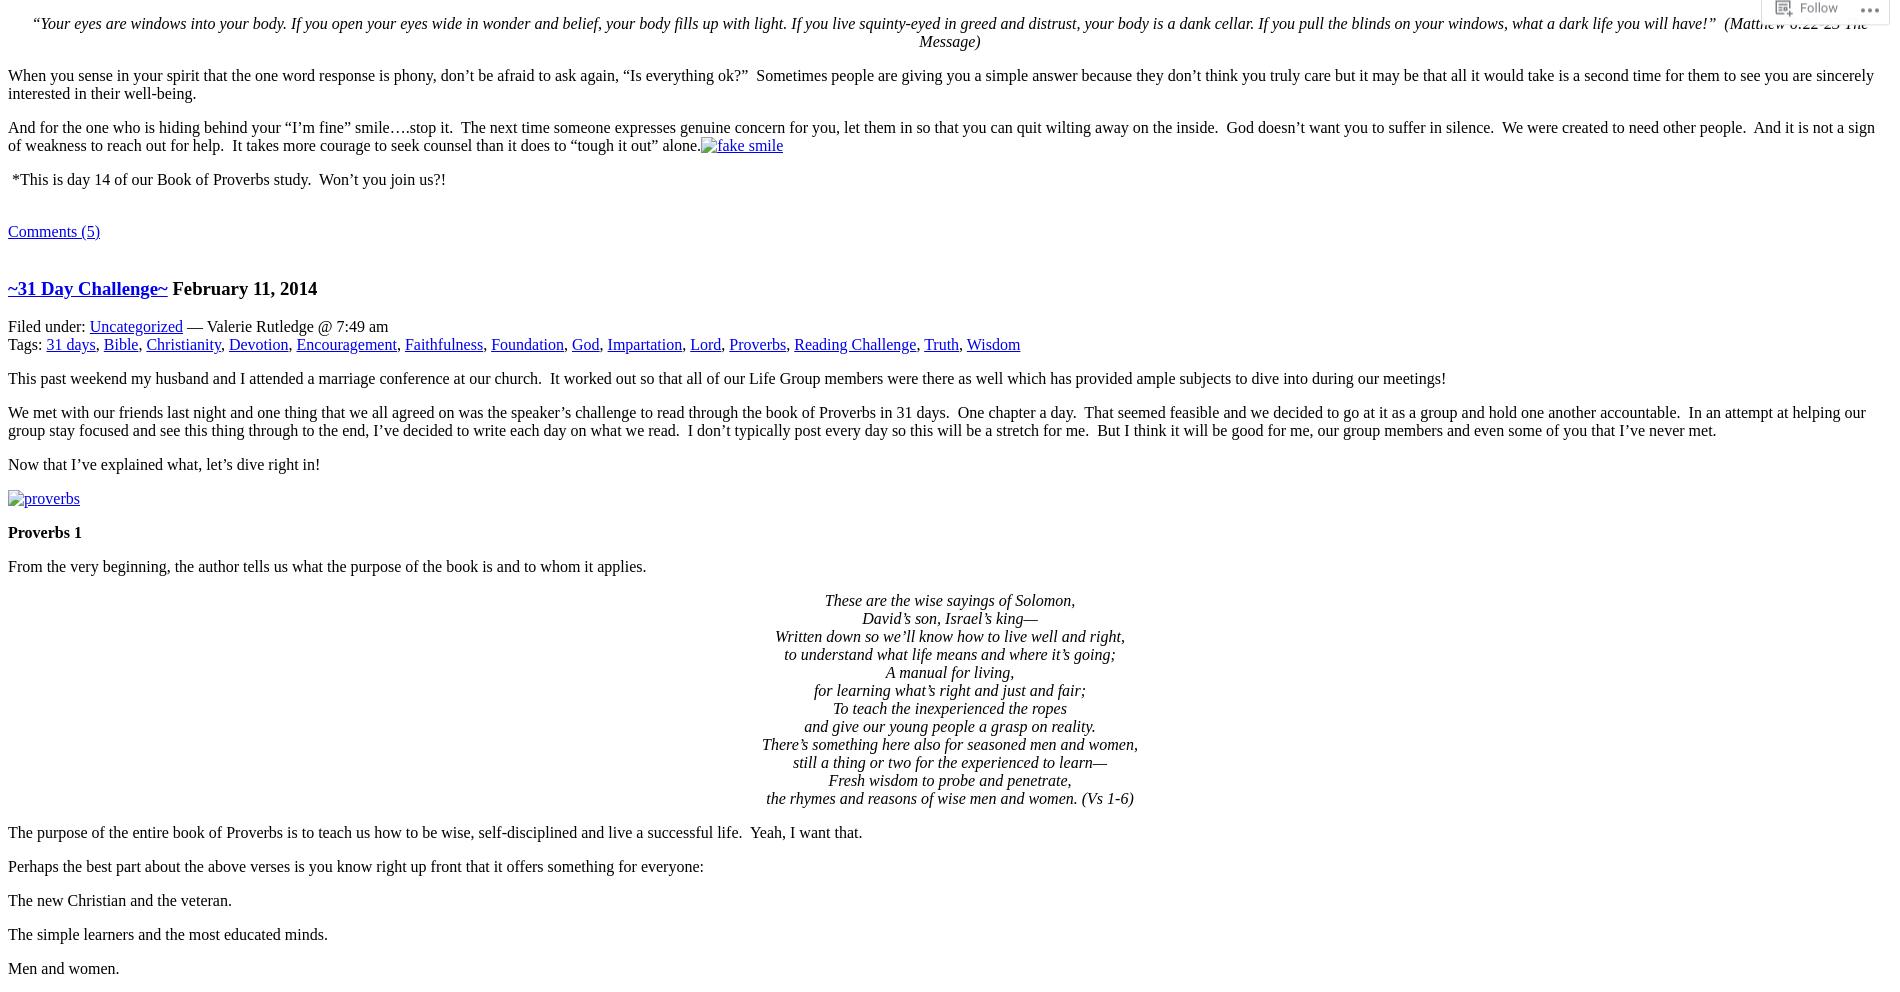 The image size is (1900, 992). I want to click on 'There’s something here also for seasoned men and women,', so click(948, 744).